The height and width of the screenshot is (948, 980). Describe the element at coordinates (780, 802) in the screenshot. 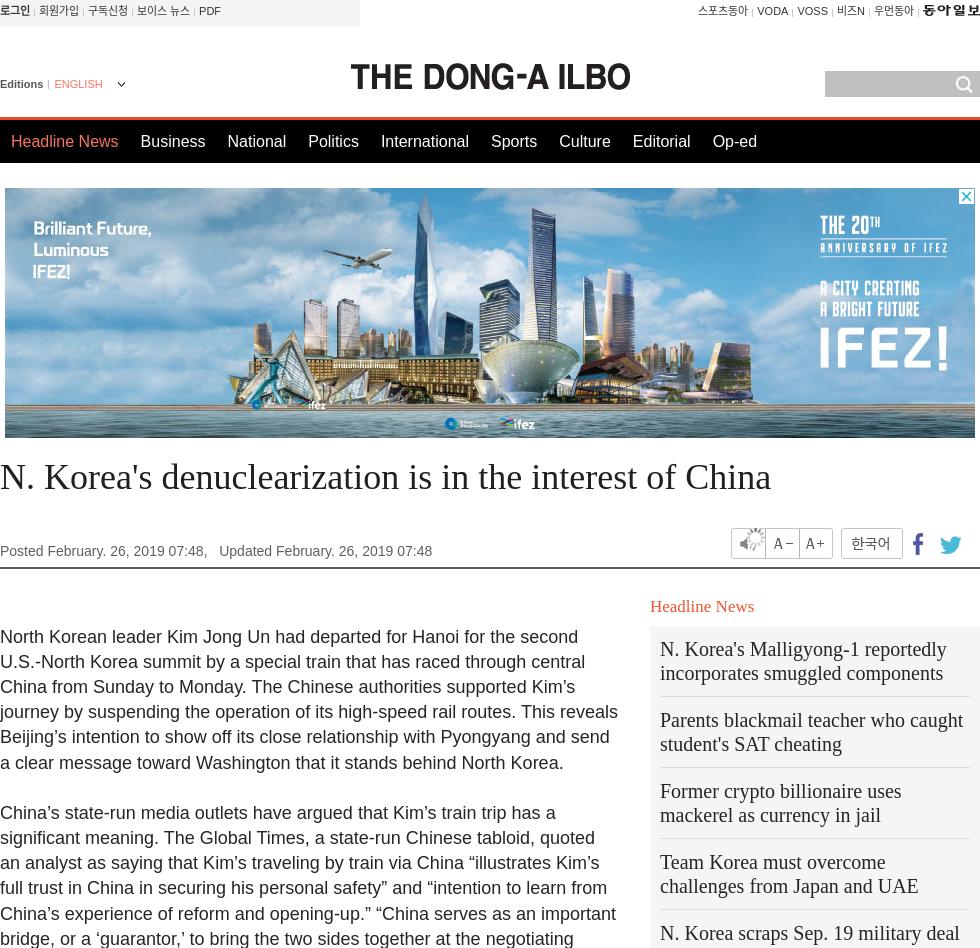

I see `'Former crypto billionaire uses mackerel as currency in jail'` at that location.